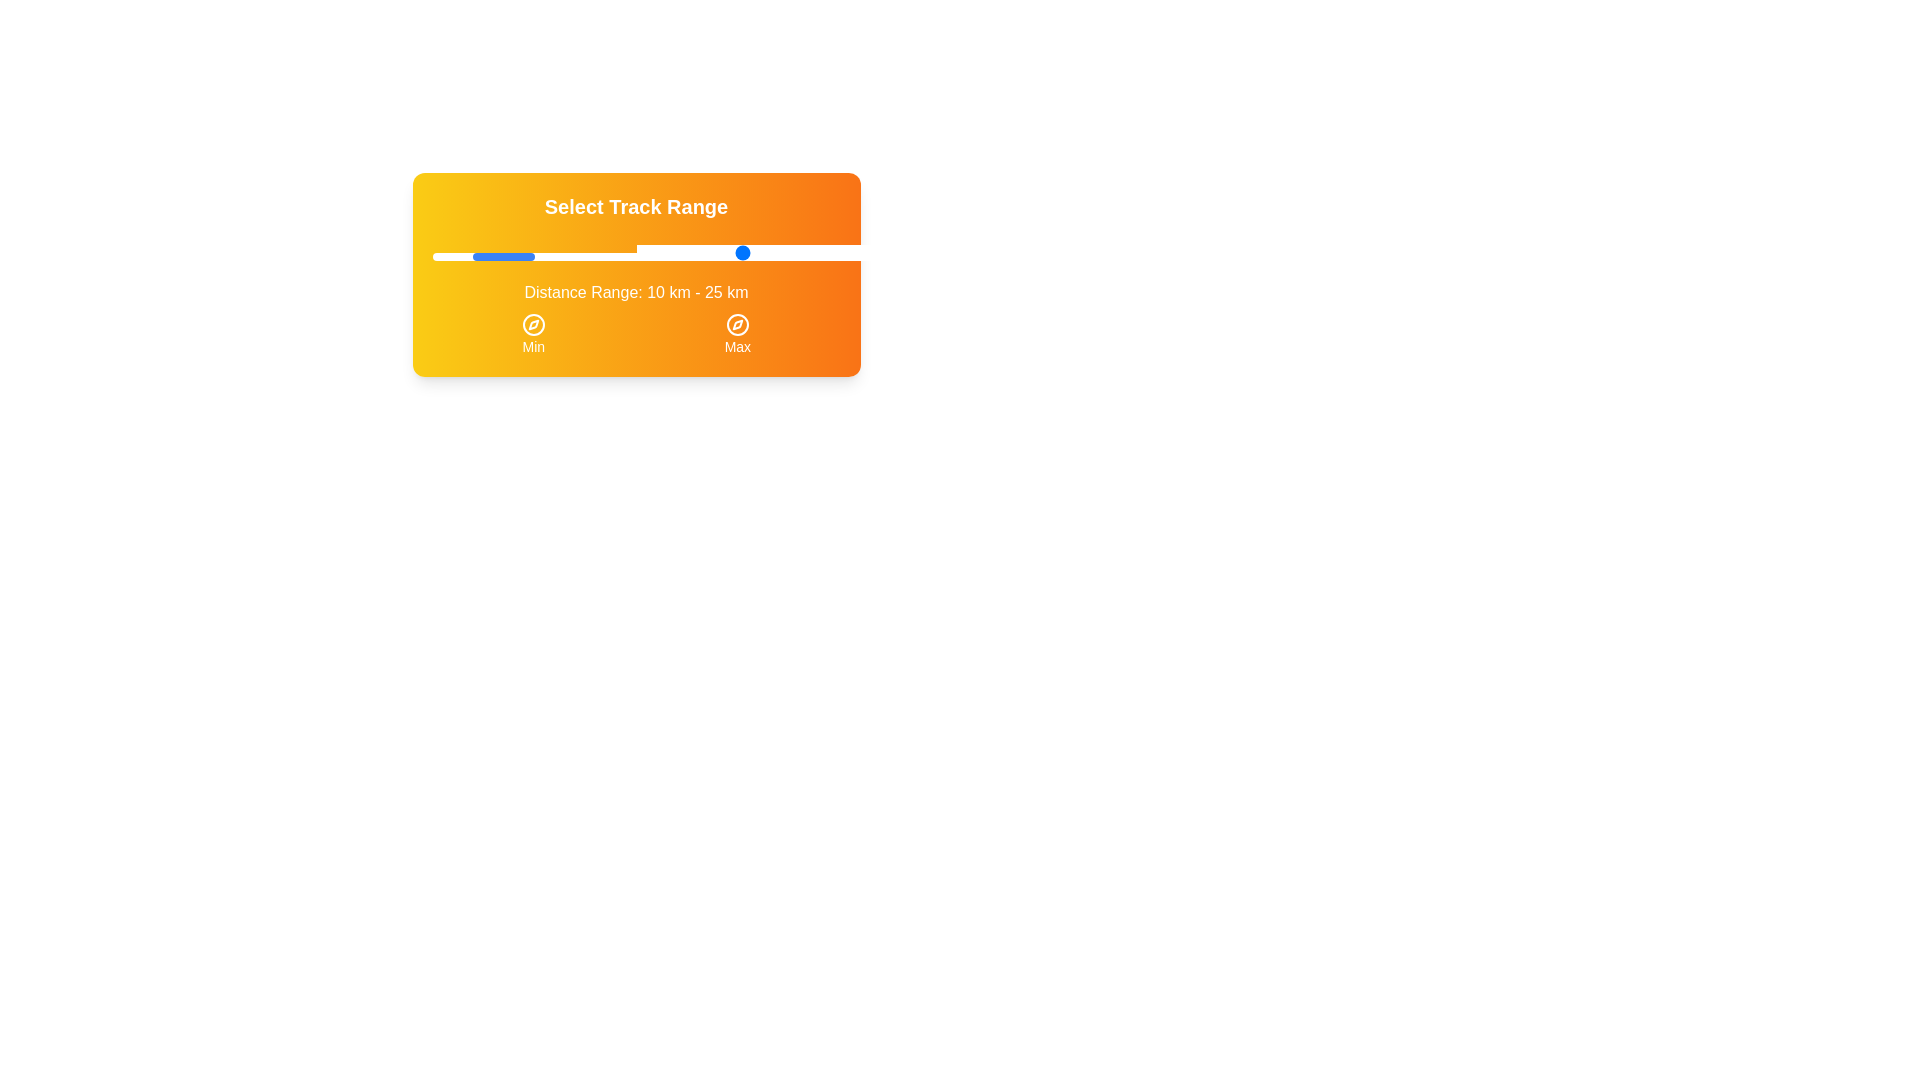 The image size is (1920, 1080). Describe the element at coordinates (635, 292) in the screenshot. I see `the Label element displaying 'Distance Range: 10 km - 25 km' which is centrally located within a rectangular orange card above the 'Min' and 'Max' icons` at that location.